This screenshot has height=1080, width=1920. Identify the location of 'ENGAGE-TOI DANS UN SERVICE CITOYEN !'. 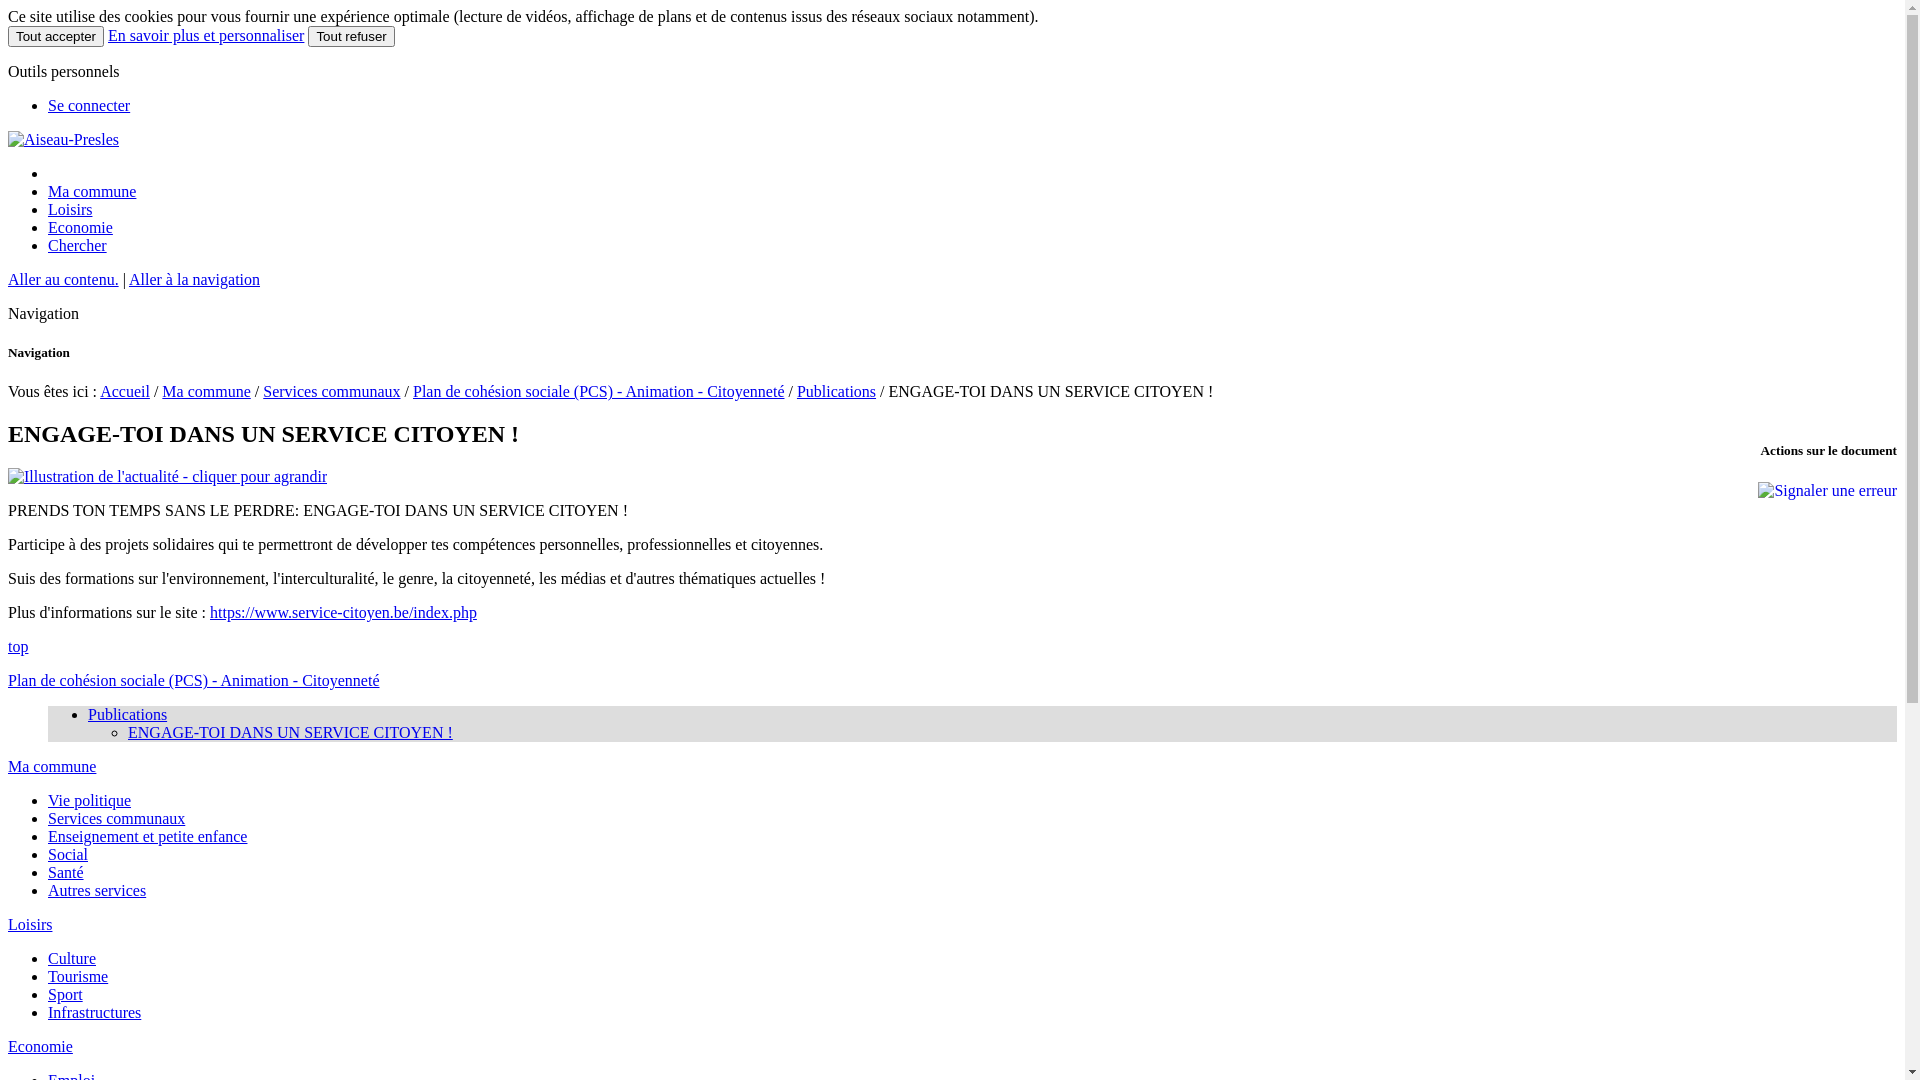
(289, 732).